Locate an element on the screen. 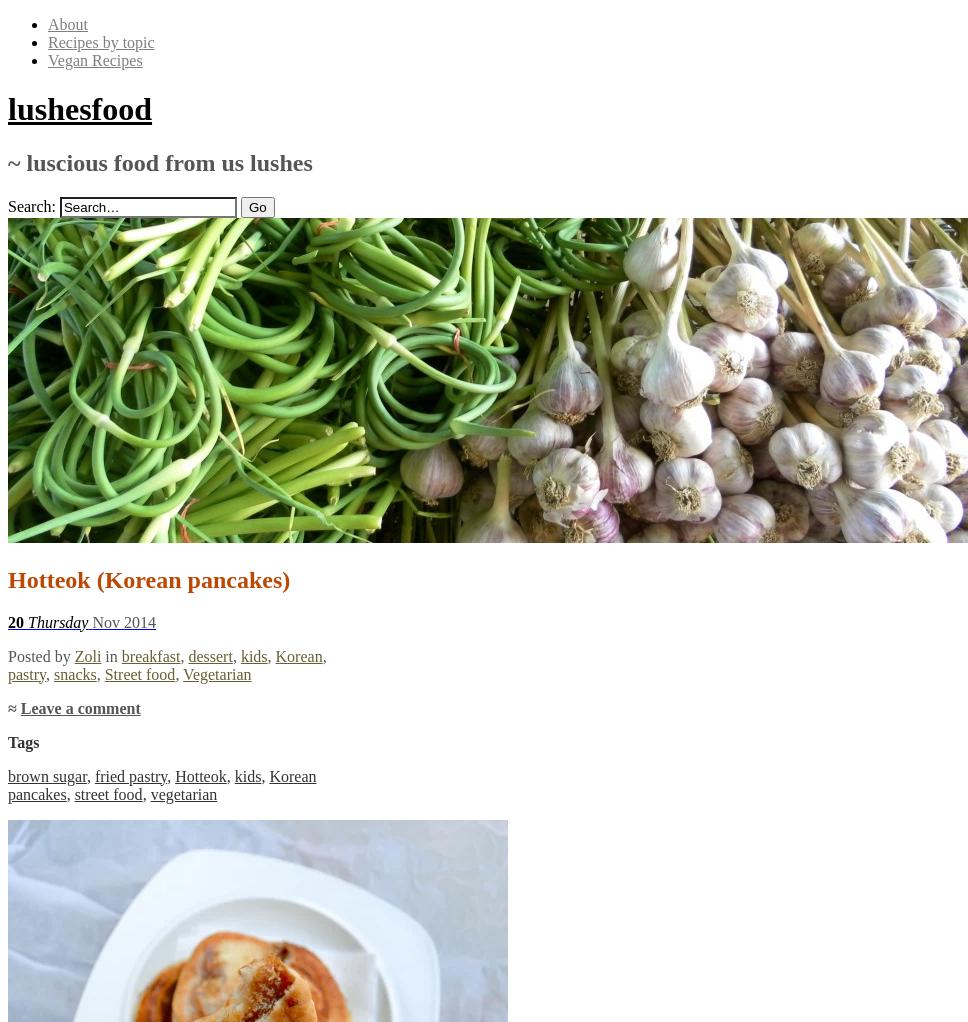 The height and width of the screenshot is (1022, 968). '20' is located at coordinates (8, 620).